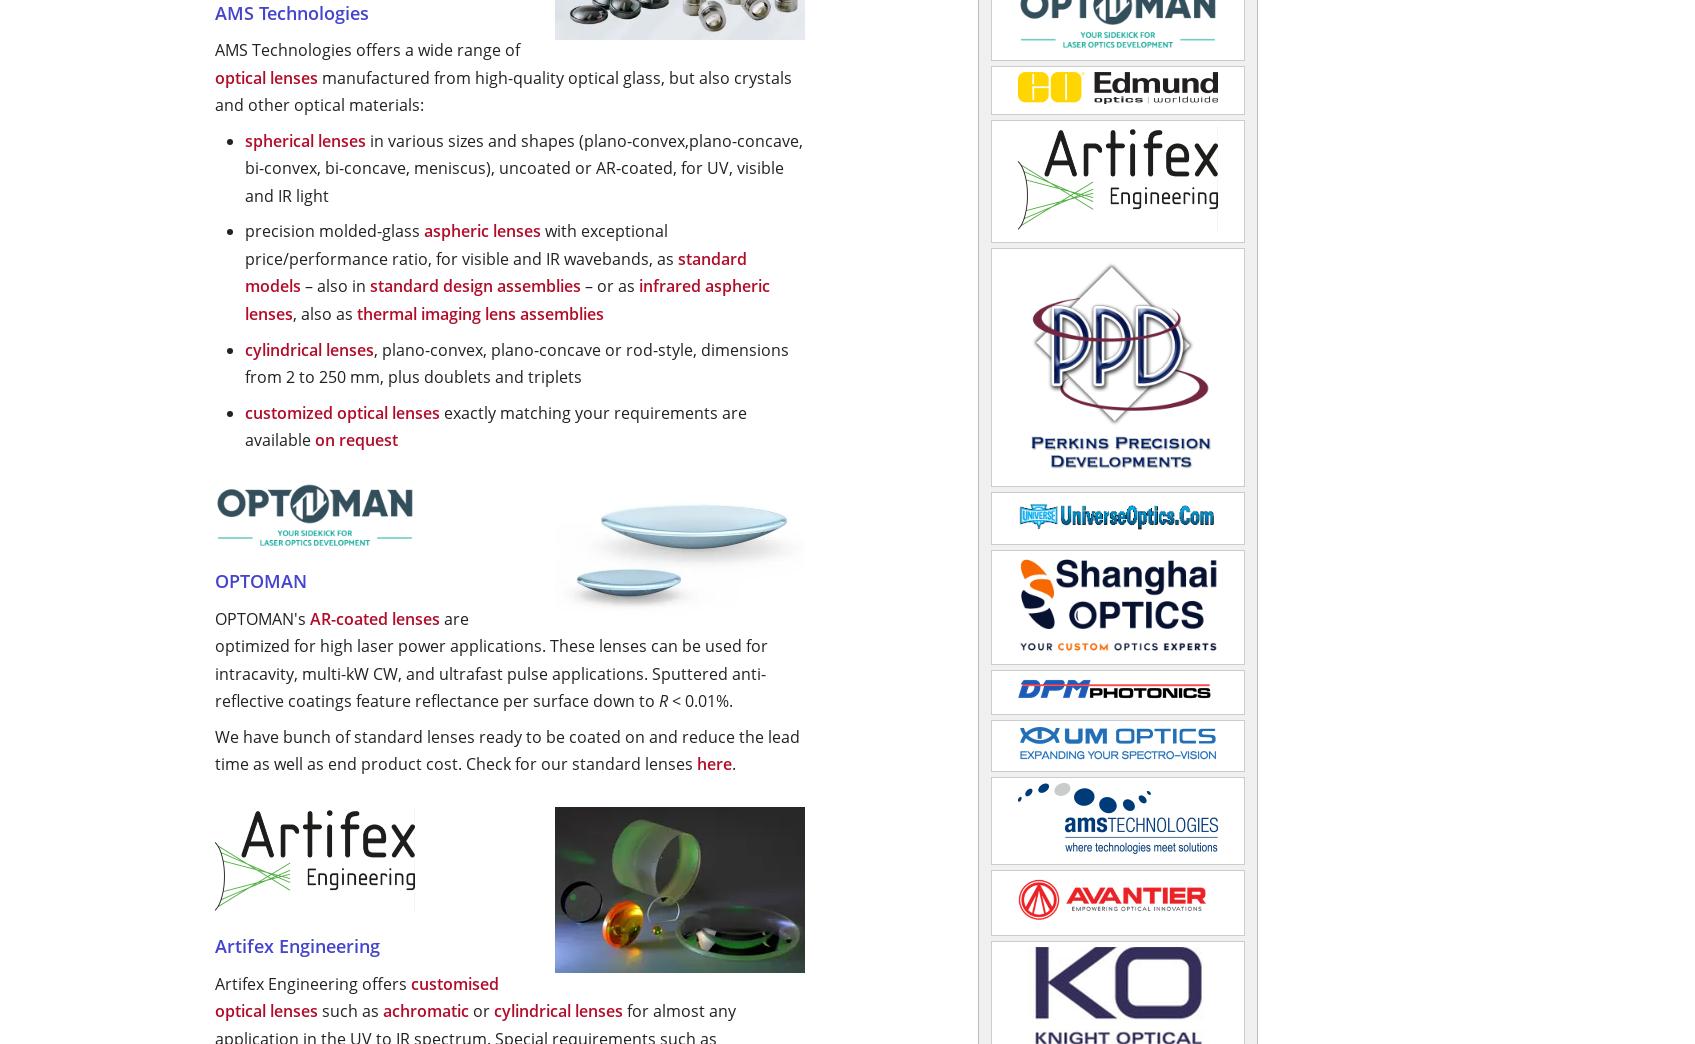 The image size is (1695, 1044). I want to click on 'customised optical lenses', so click(355, 997).